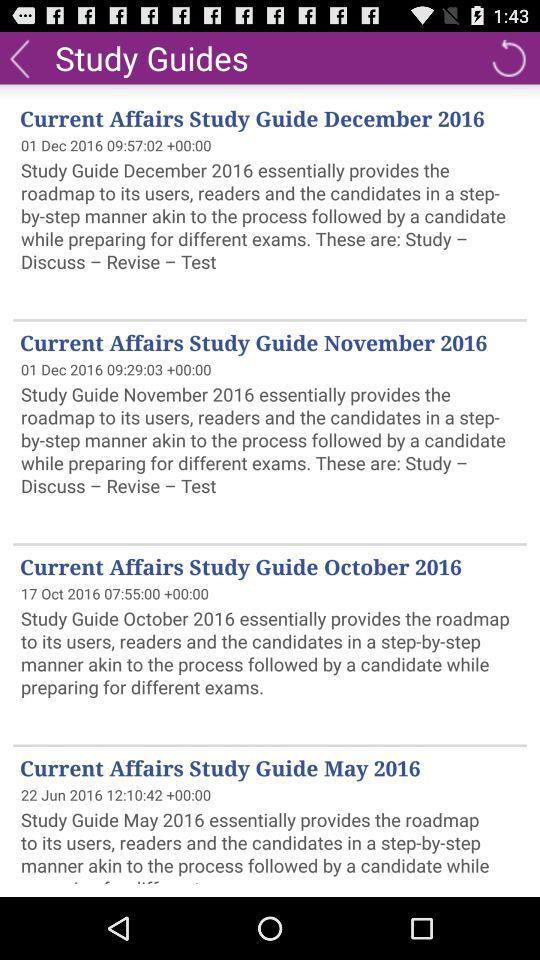 The height and width of the screenshot is (960, 540). Describe the element at coordinates (18, 56) in the screenshot. I see `go back` at that location.